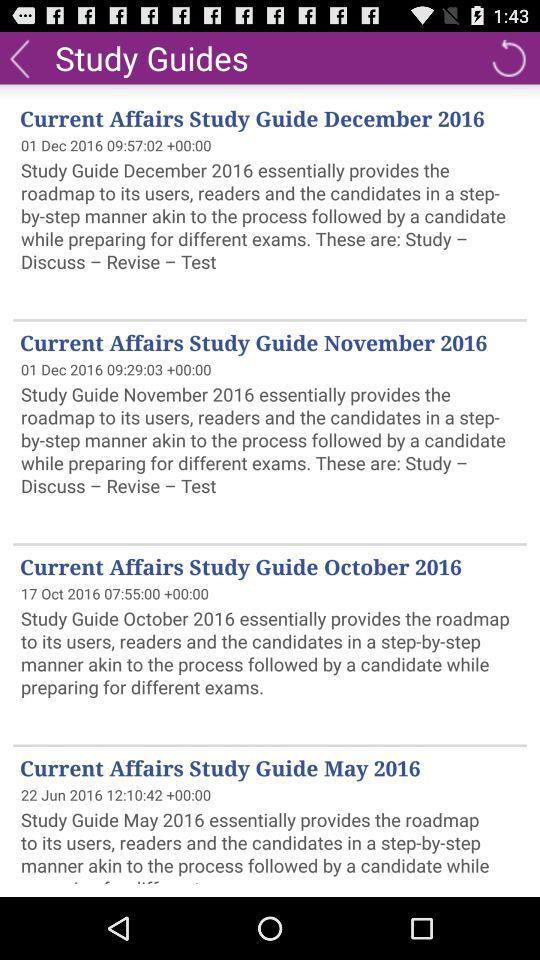 The height and width of the screenshot is (960, 540). Describe the element at coordinates (18, 56) in the screenshot. I see `go back` at that location.